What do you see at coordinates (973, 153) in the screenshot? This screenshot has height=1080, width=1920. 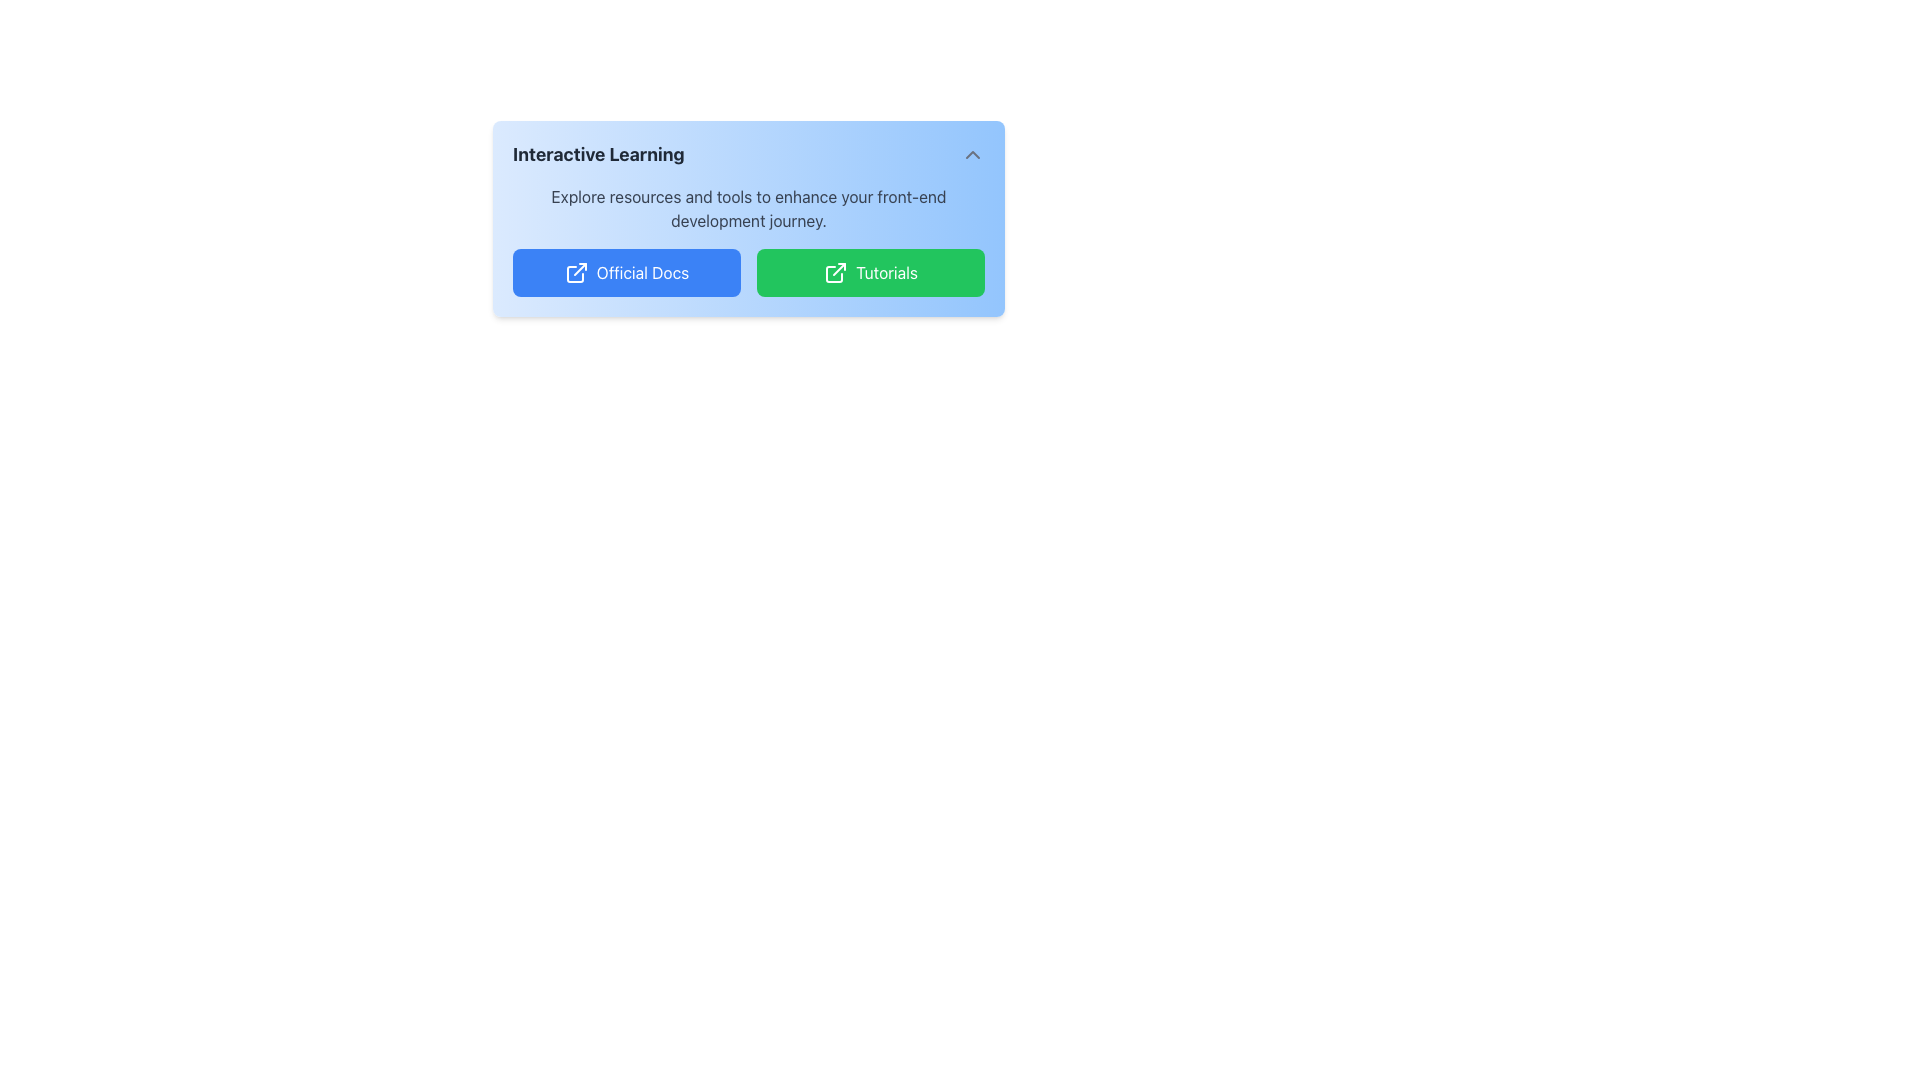 I see `the collapsible toggle button located on the rightmost edge of the 'Interactive Learning' section` at bounding box center [973, 153].